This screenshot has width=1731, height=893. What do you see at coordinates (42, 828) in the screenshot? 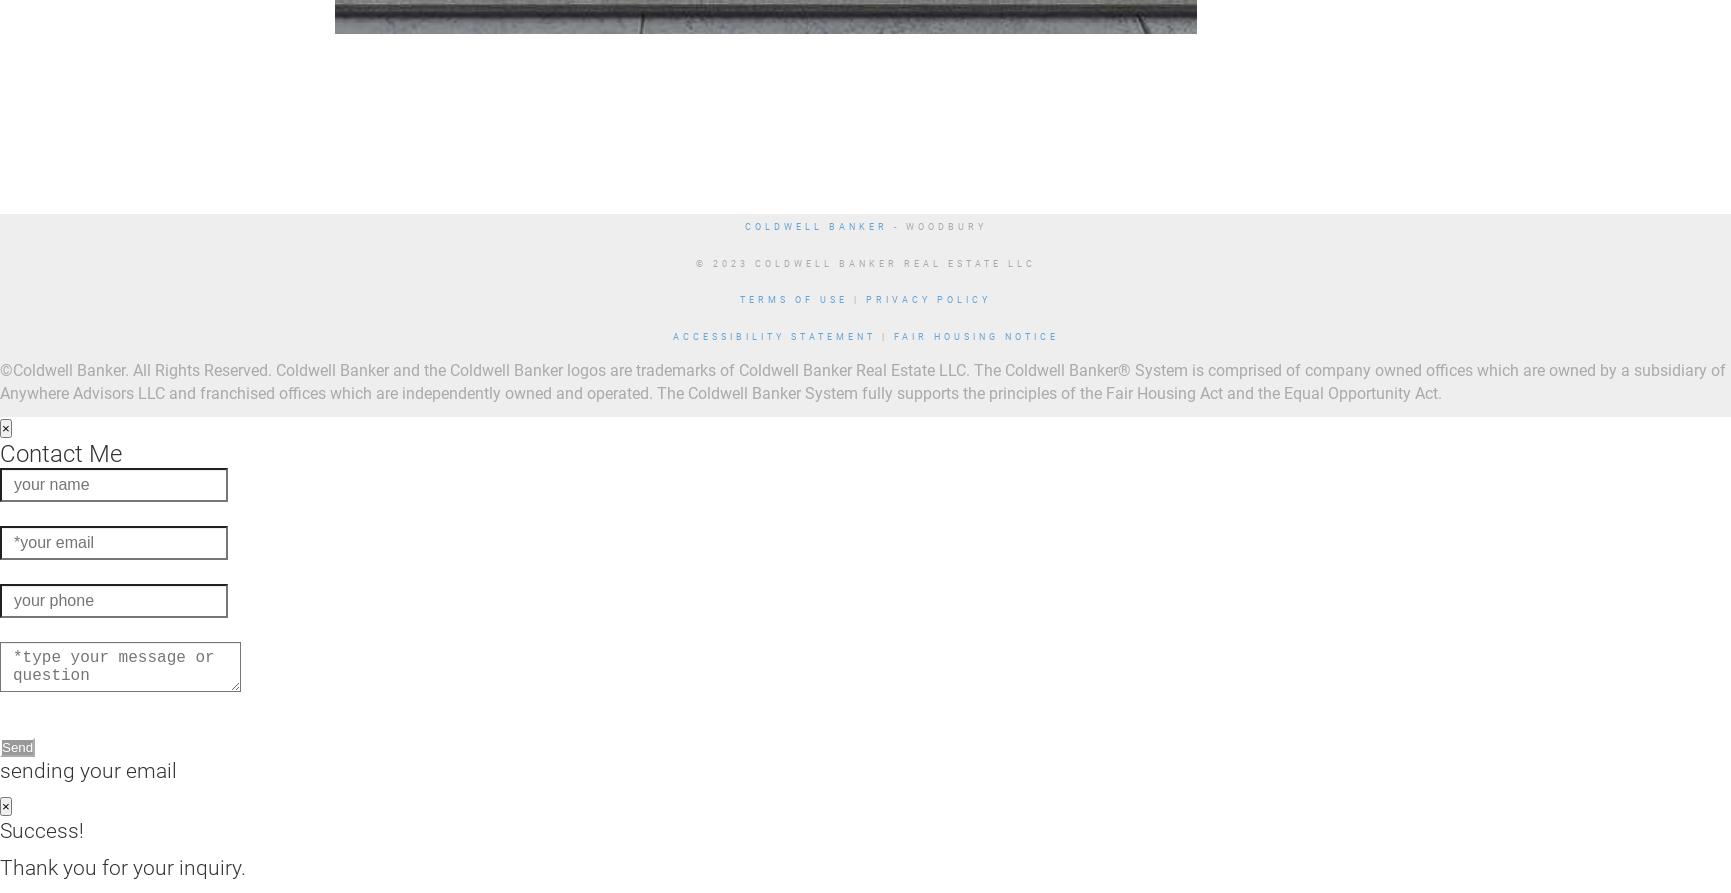
I see `'Success!'` at bounding box center [42, 828].